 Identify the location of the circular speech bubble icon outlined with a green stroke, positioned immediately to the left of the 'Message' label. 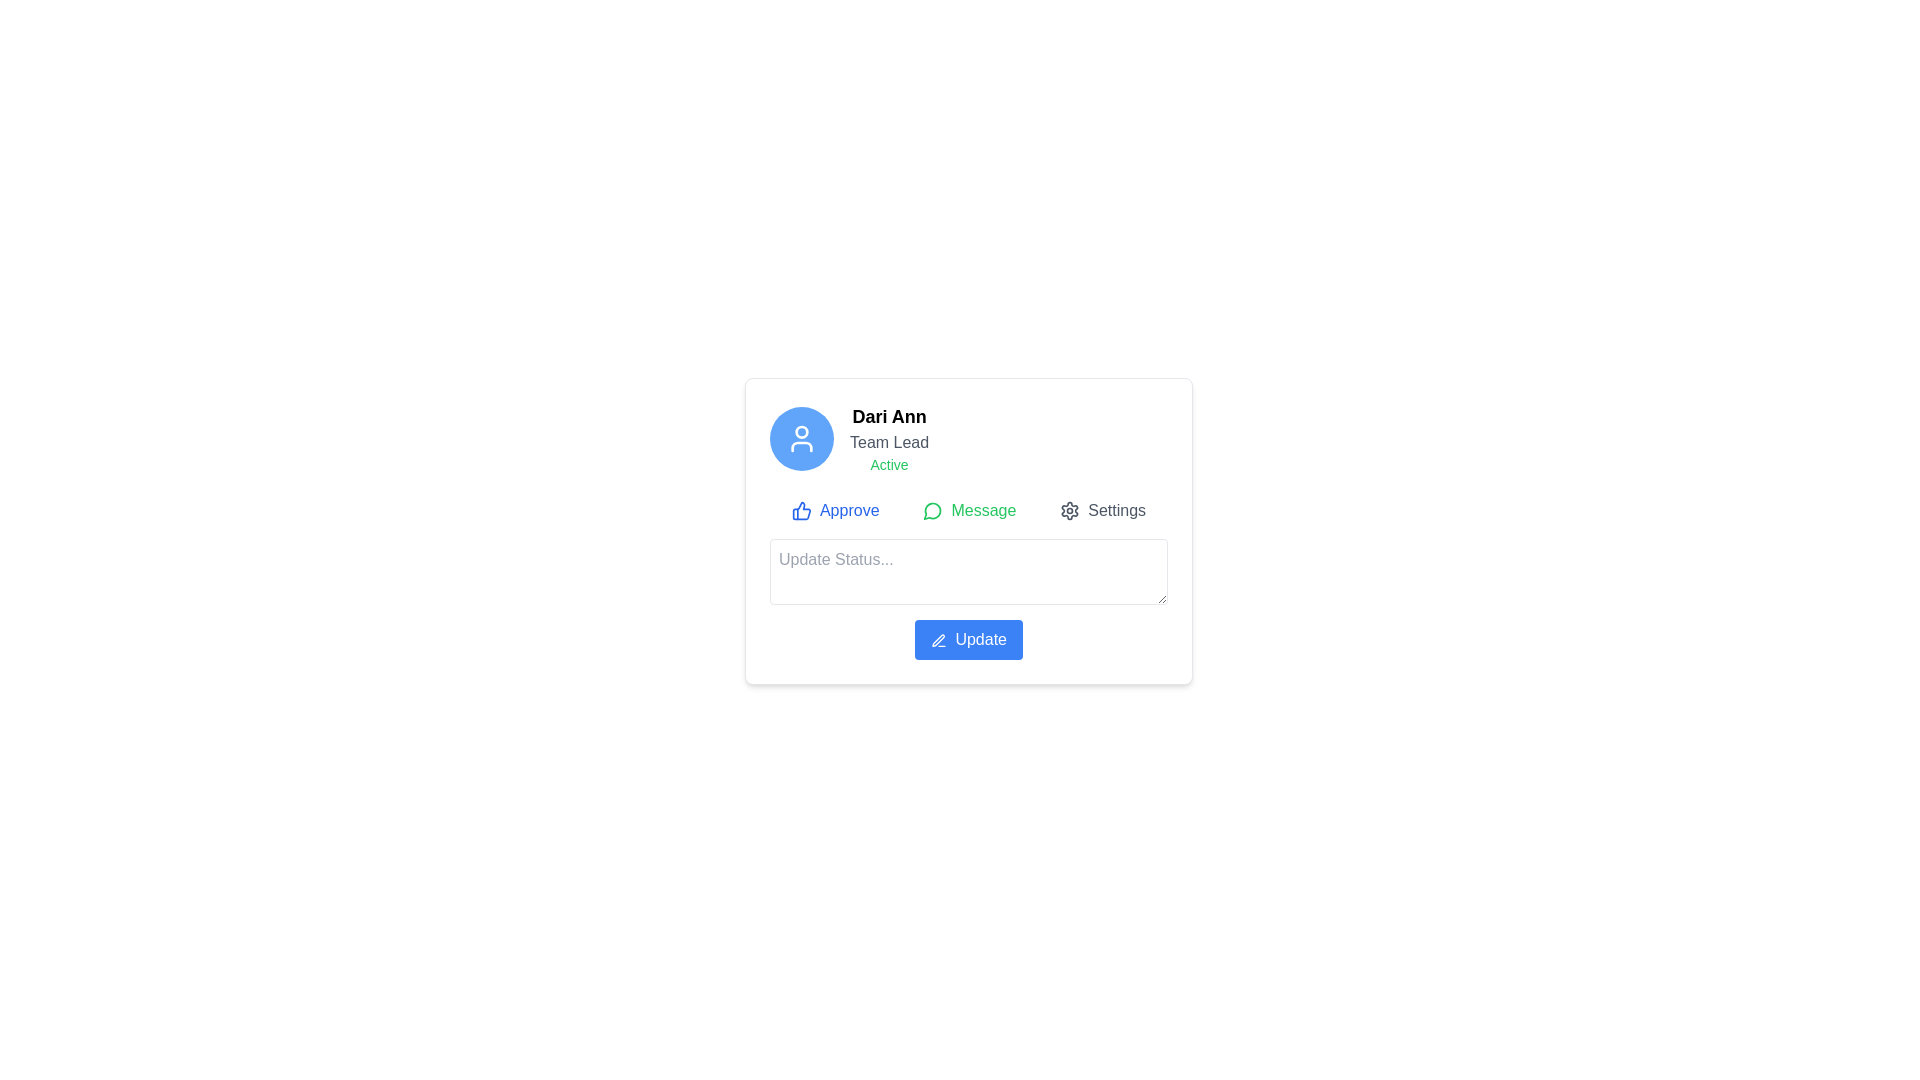
(932, 509).